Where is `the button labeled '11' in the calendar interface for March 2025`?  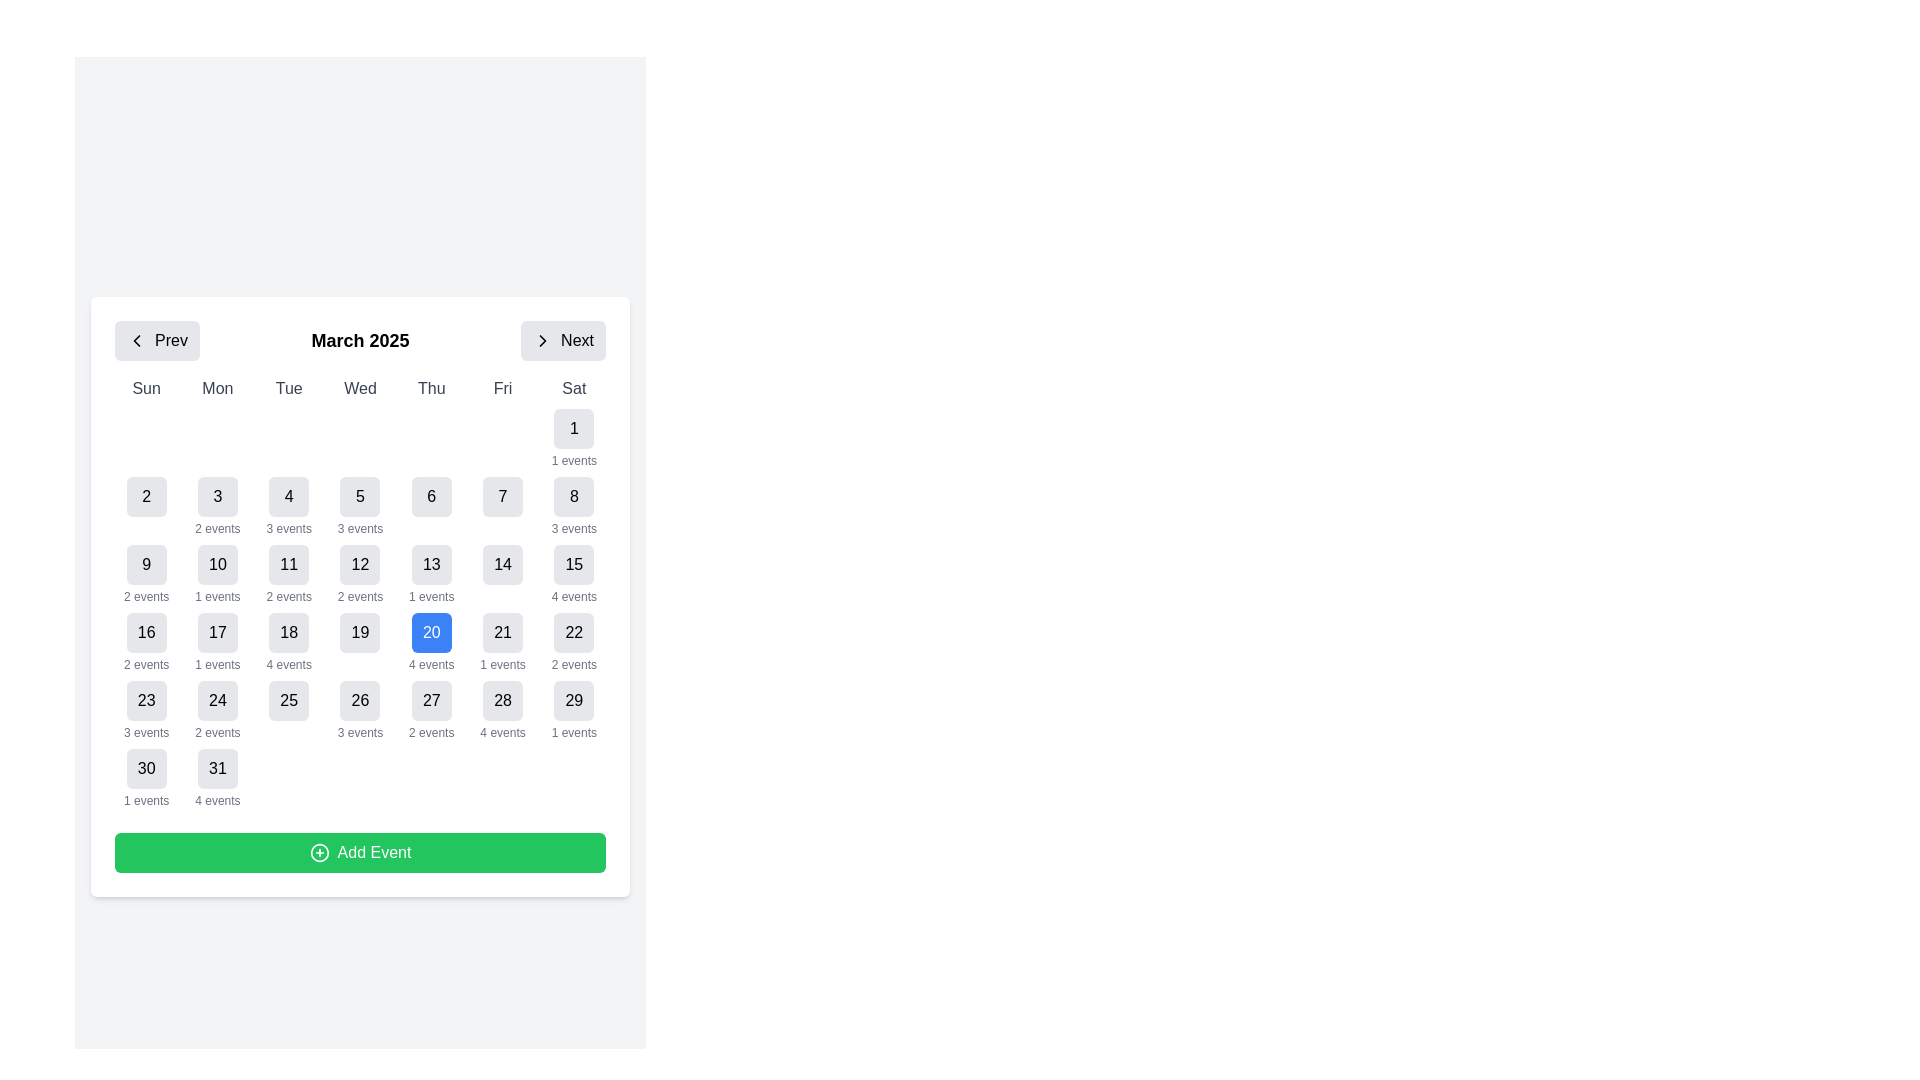
the button labeled '11' in the calendar interface for March 2025 is located at coordinates (288, 564).